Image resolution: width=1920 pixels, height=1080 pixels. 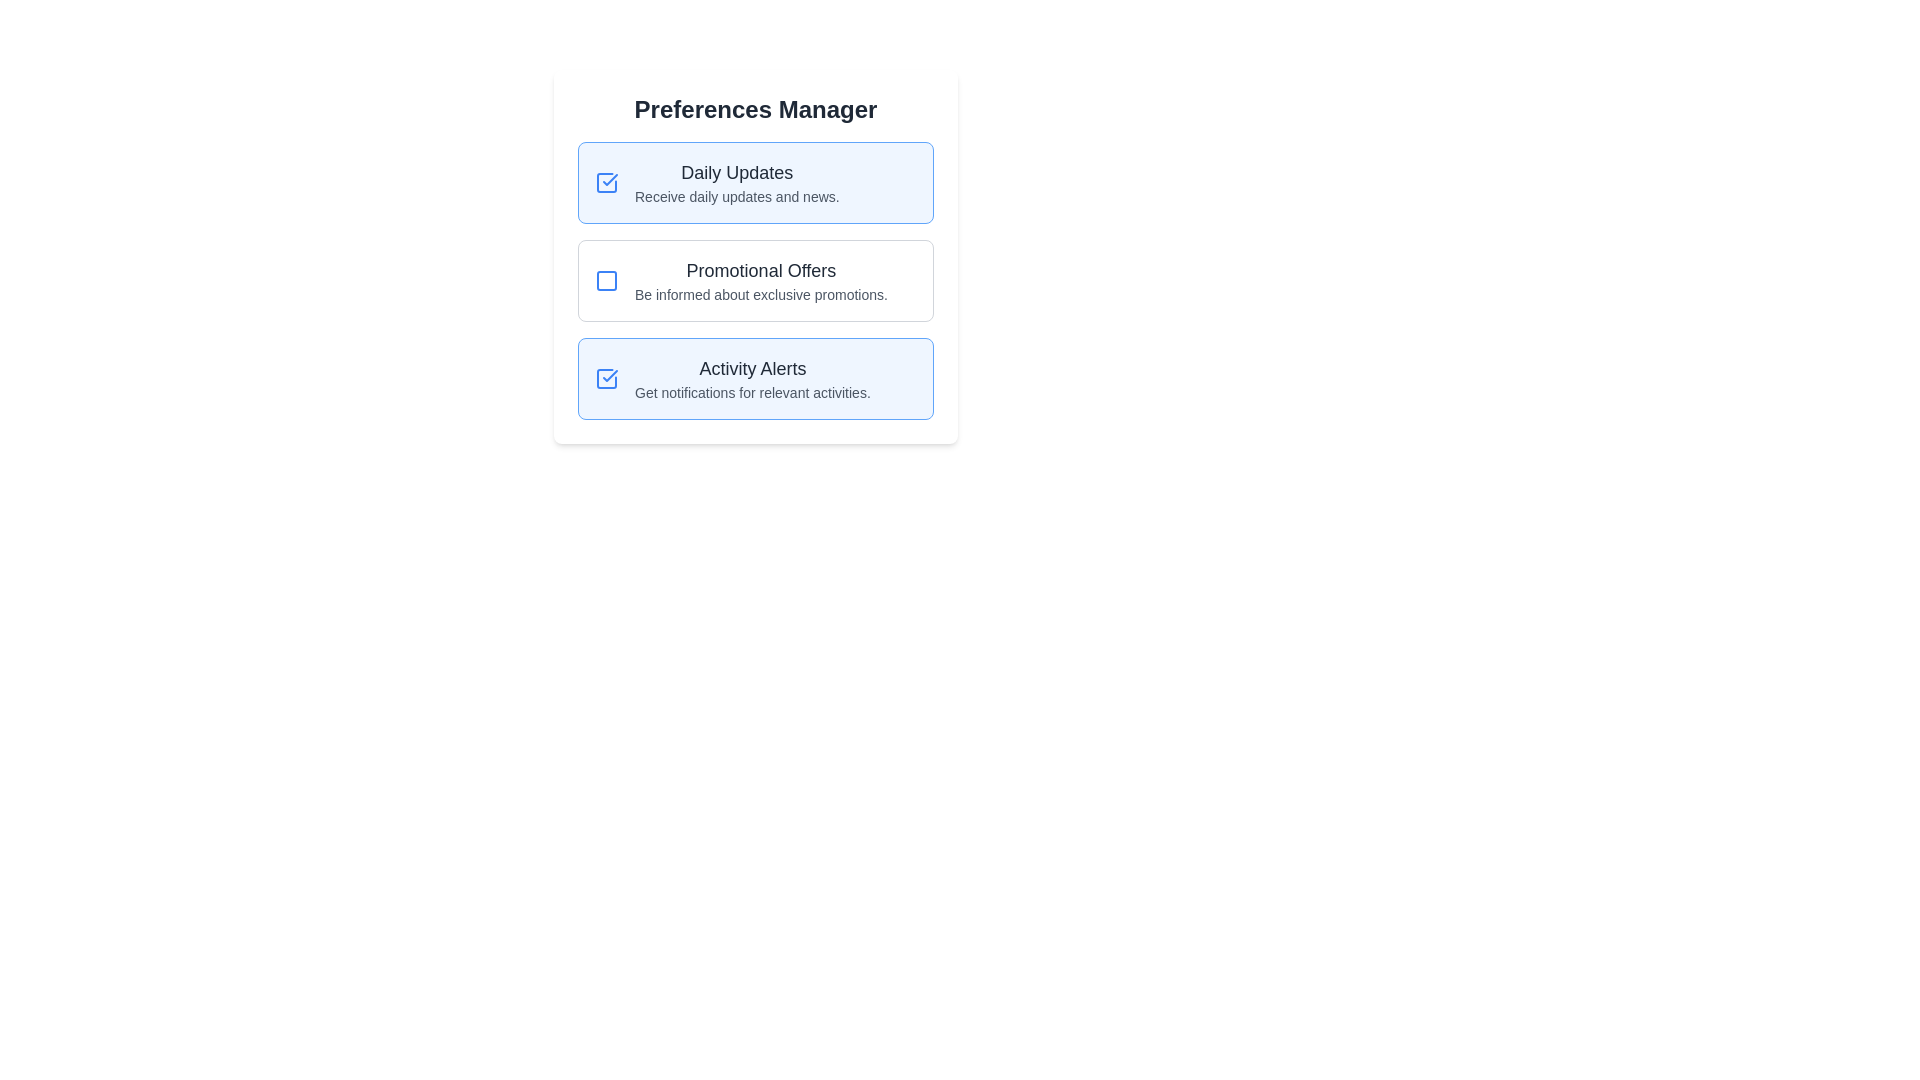 I want to click on the Text label that provides supplementary details for the 'Activity Alerts' option, located below the heading 'Activity Alerts' in the 'Preferences Manager' interface, so click(x=751, y=393).